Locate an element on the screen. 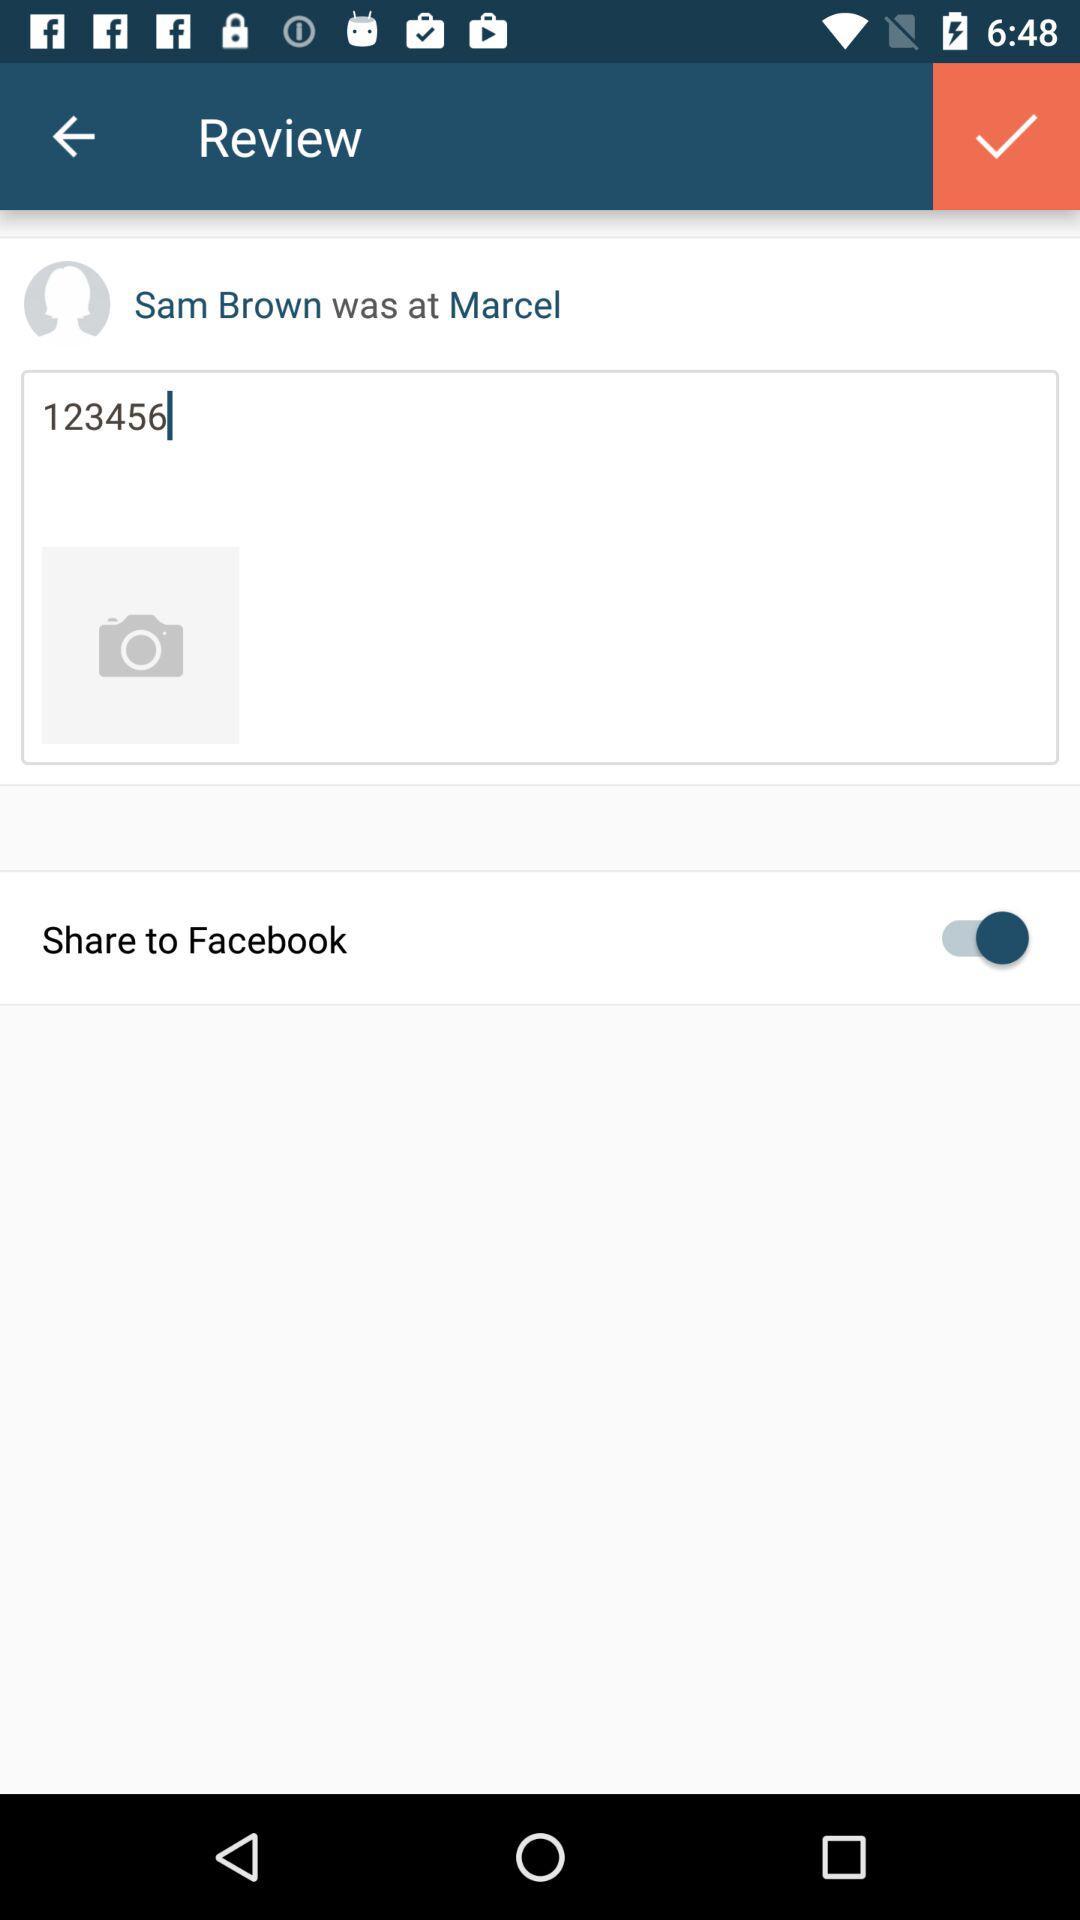 The image size is (1080, 1920). share to facebook item is located at coordinates (540, 936).